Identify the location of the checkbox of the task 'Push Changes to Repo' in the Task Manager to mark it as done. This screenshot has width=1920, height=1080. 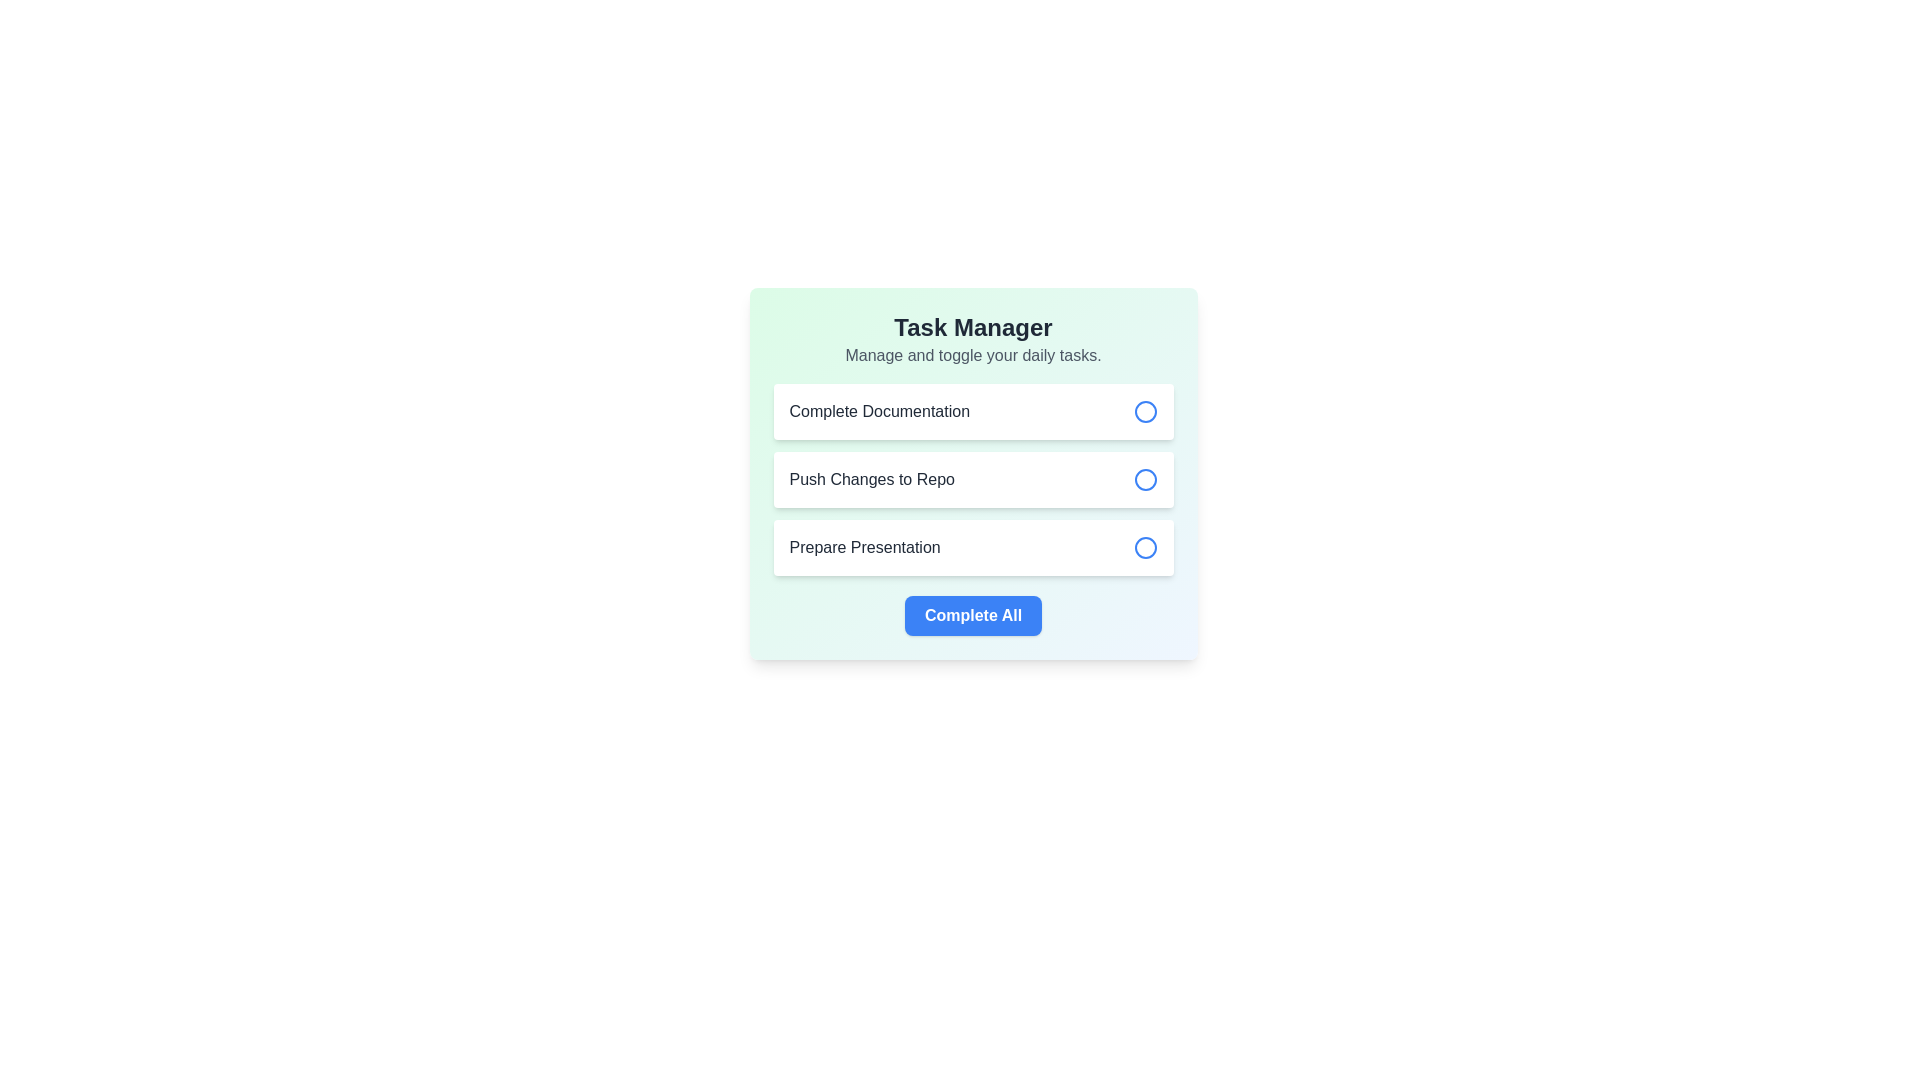
(973, 479).